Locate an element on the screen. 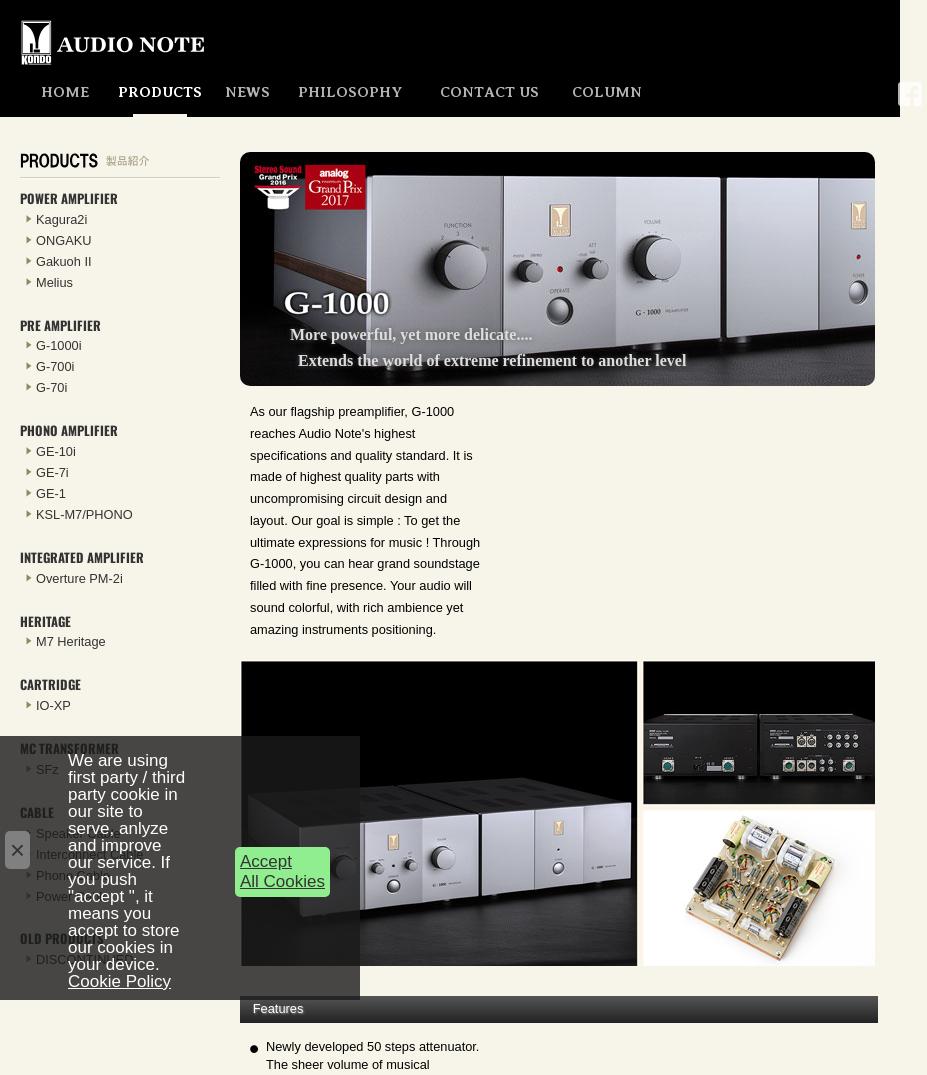 The width and height of the screenshot is (927, 1075). 'MC TRANSFORMER' is located at coordinates (68, 748).